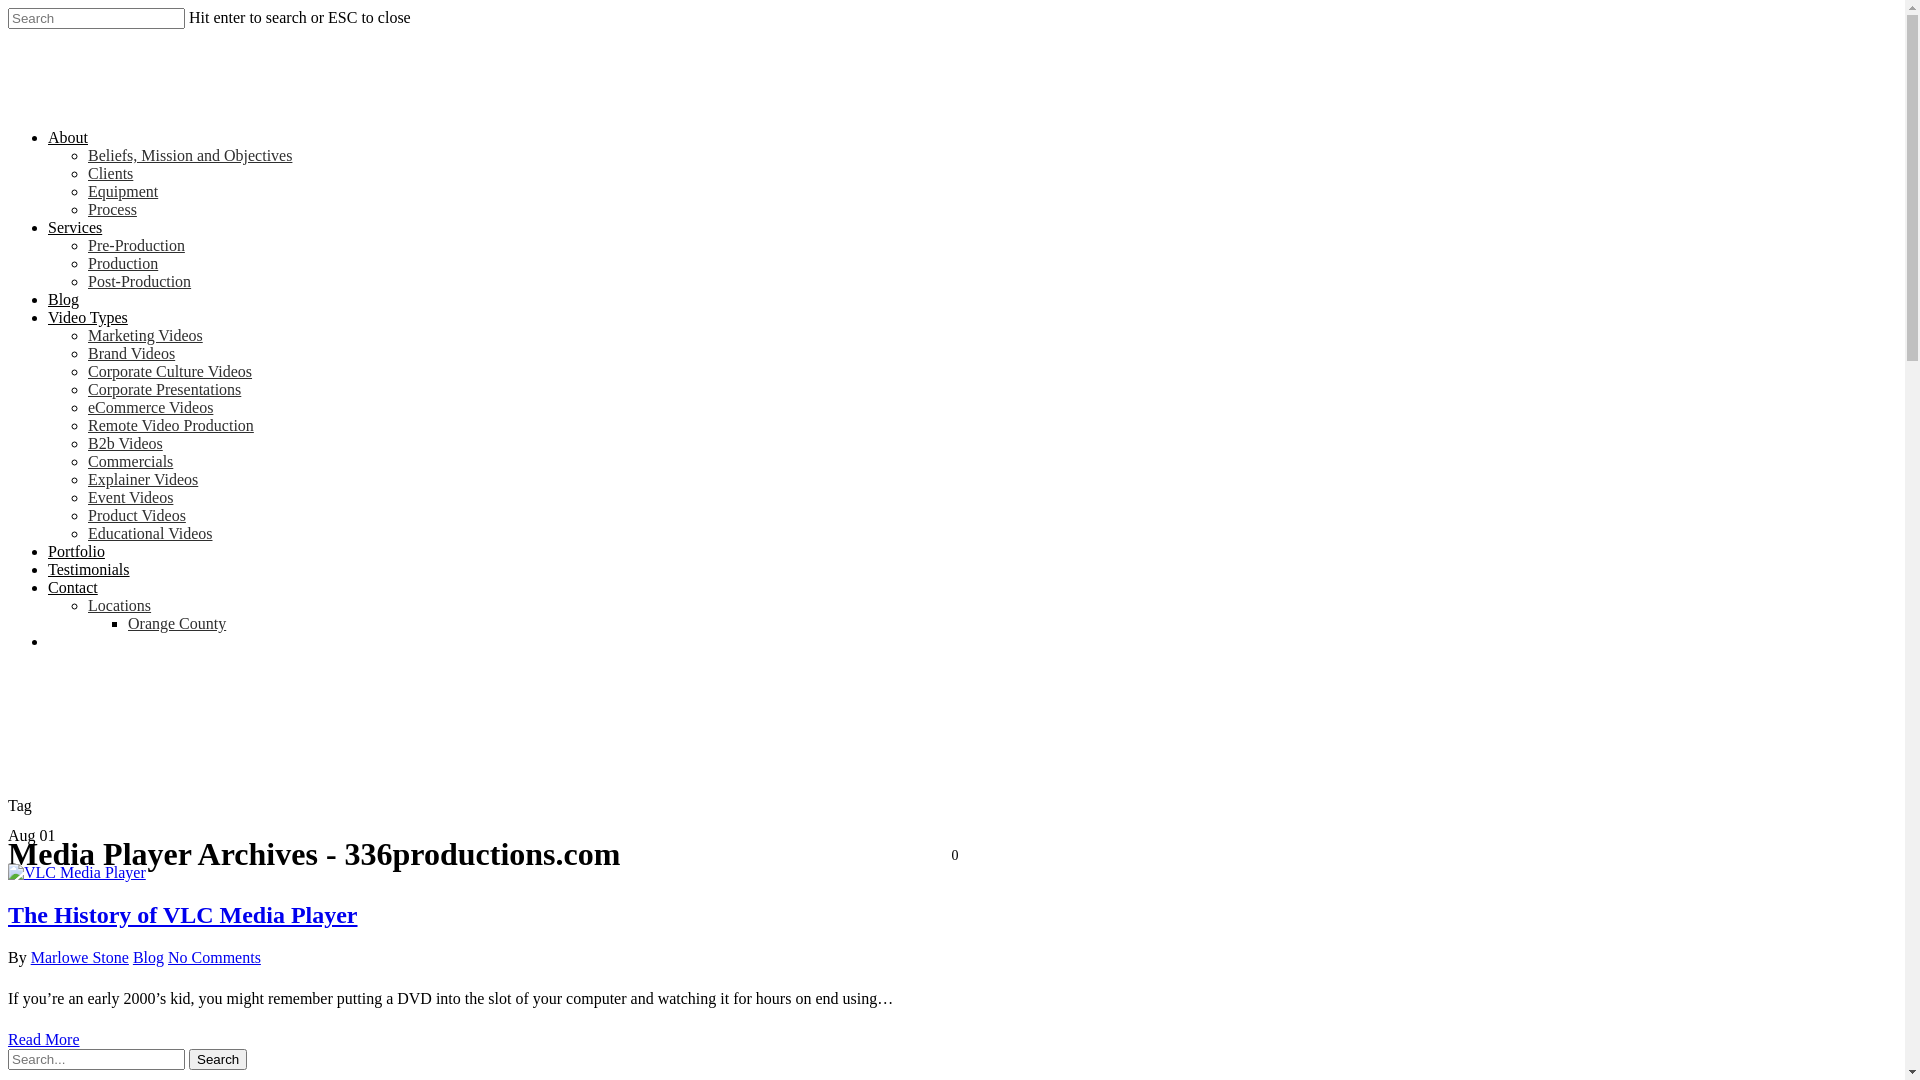  What do you see at coordinates (149, 406) in the screenshot?
I see `'eCommerce Videos'` at bounding box center [149, 406].